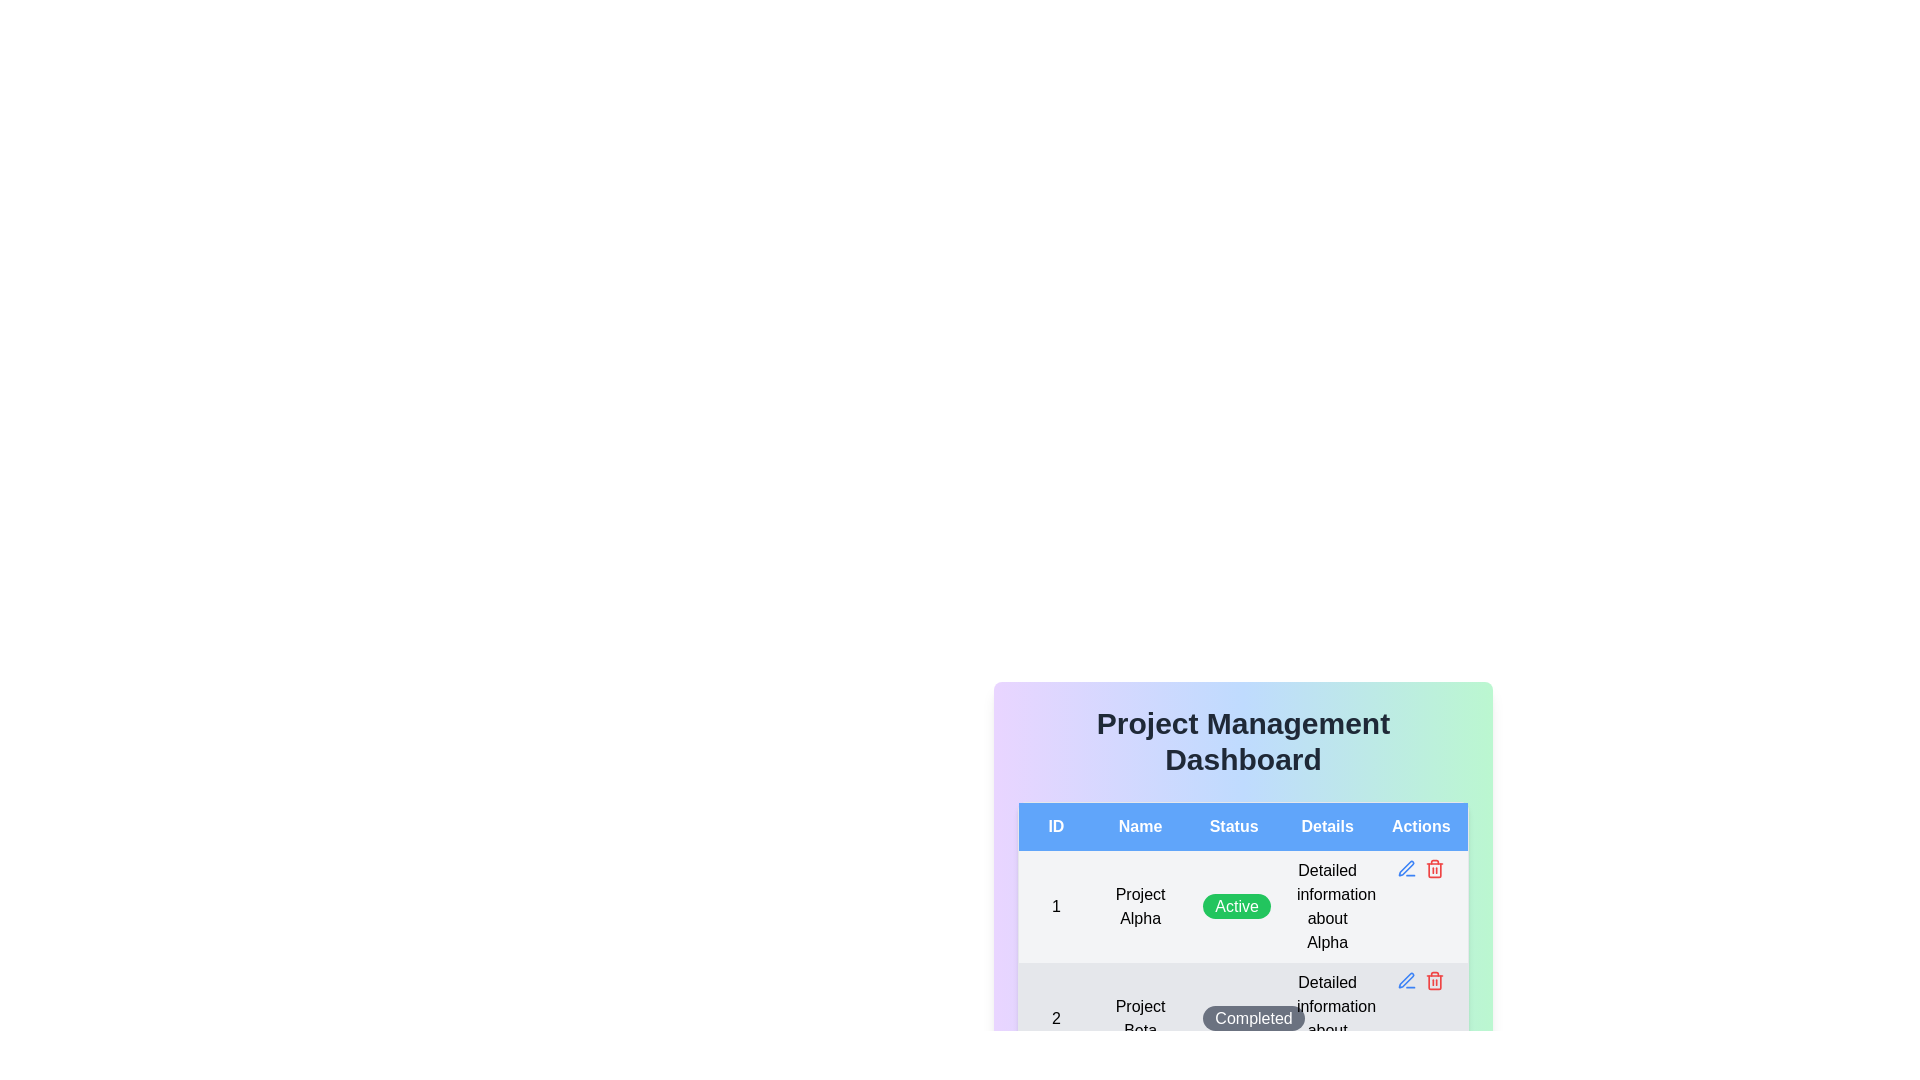 This screenshot has height=1080, width=1920. What do you see at coordinates (1140, 1018) in the screenshot?
I see `the text label 'Project Beta' which is the second item under the 'Name' column in a tabular structure` at bounding box center [1140, 1018].